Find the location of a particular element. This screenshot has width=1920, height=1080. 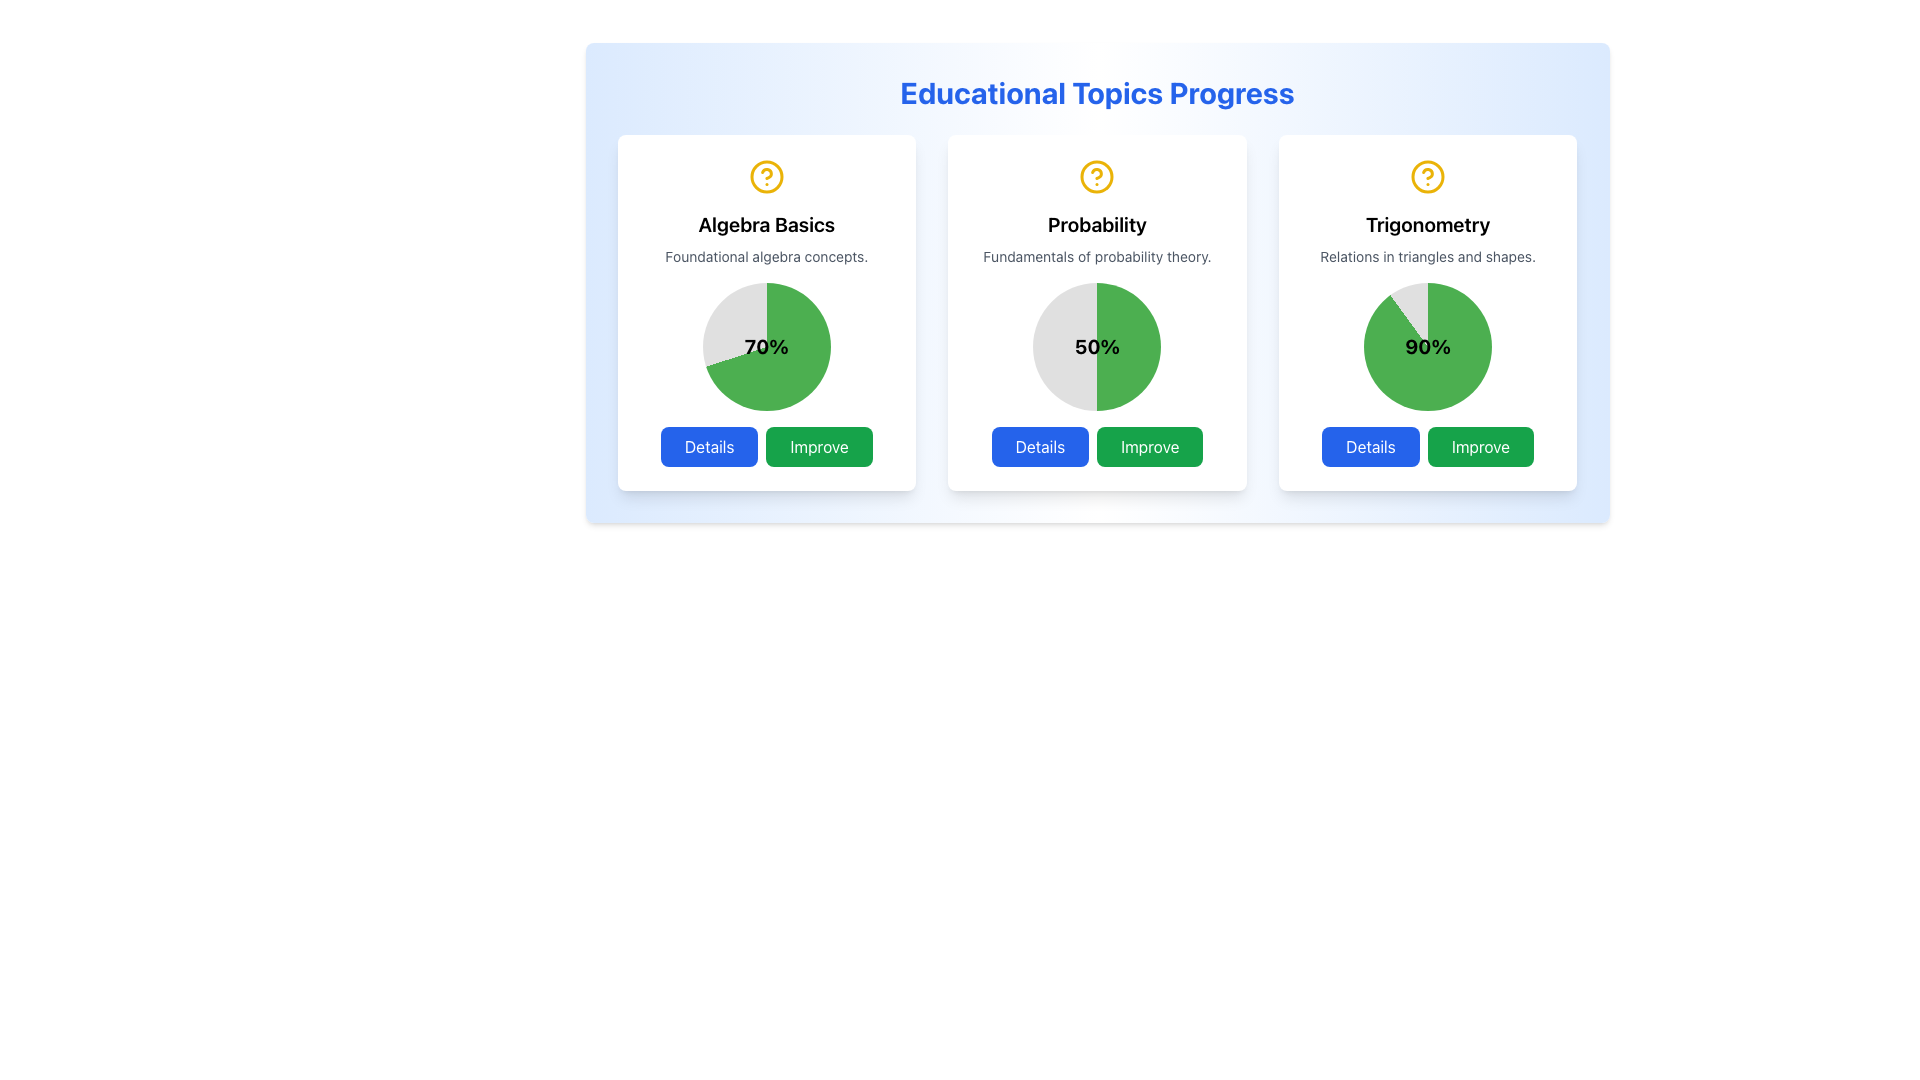

the green rectangular button with rounded corners that has 'Improve' text centered within it, located under the progress chart for 'Trigonometry' is located at coordinates (1480, 446).